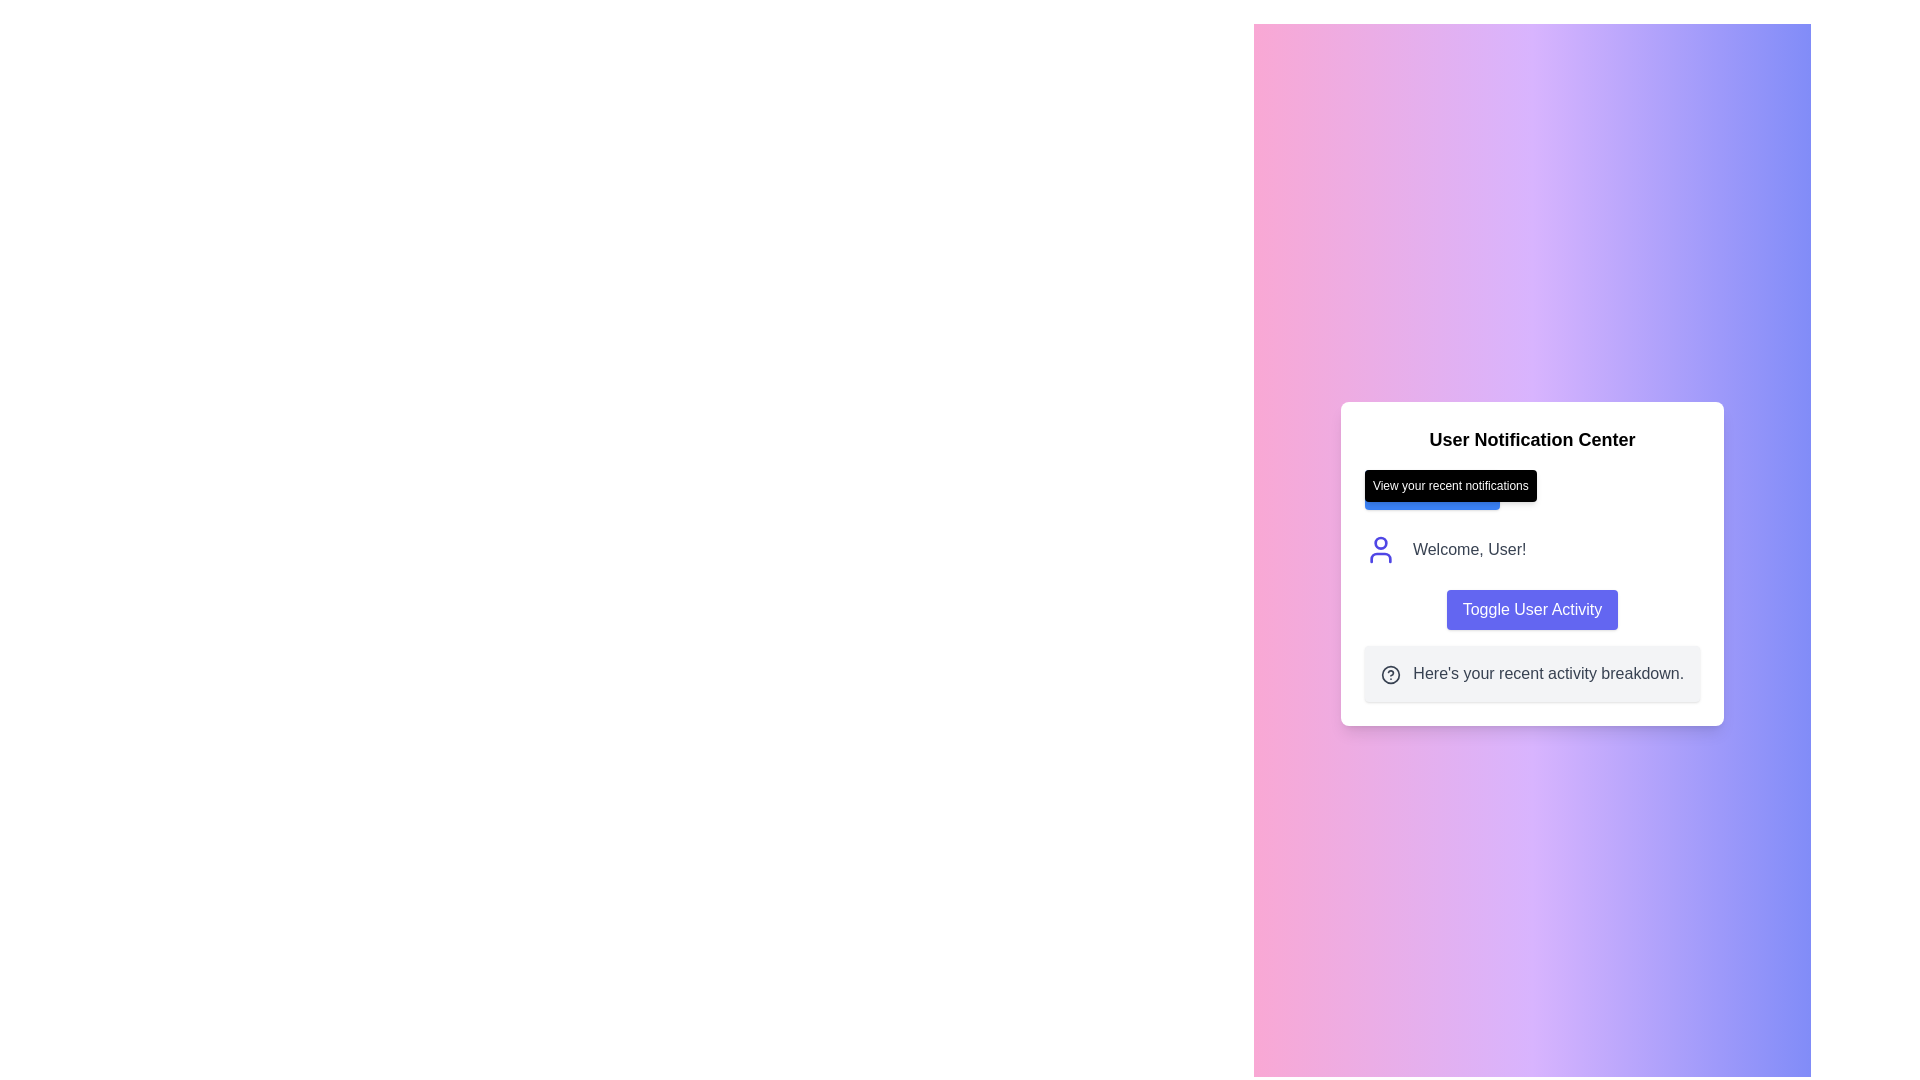  What do you see at coordinates (1531, 489) in the screenshot?
I see `the area of the Tooltip to interact with the associated Notifications button located in the User Notification Center` at bounding box center [1531, 489].